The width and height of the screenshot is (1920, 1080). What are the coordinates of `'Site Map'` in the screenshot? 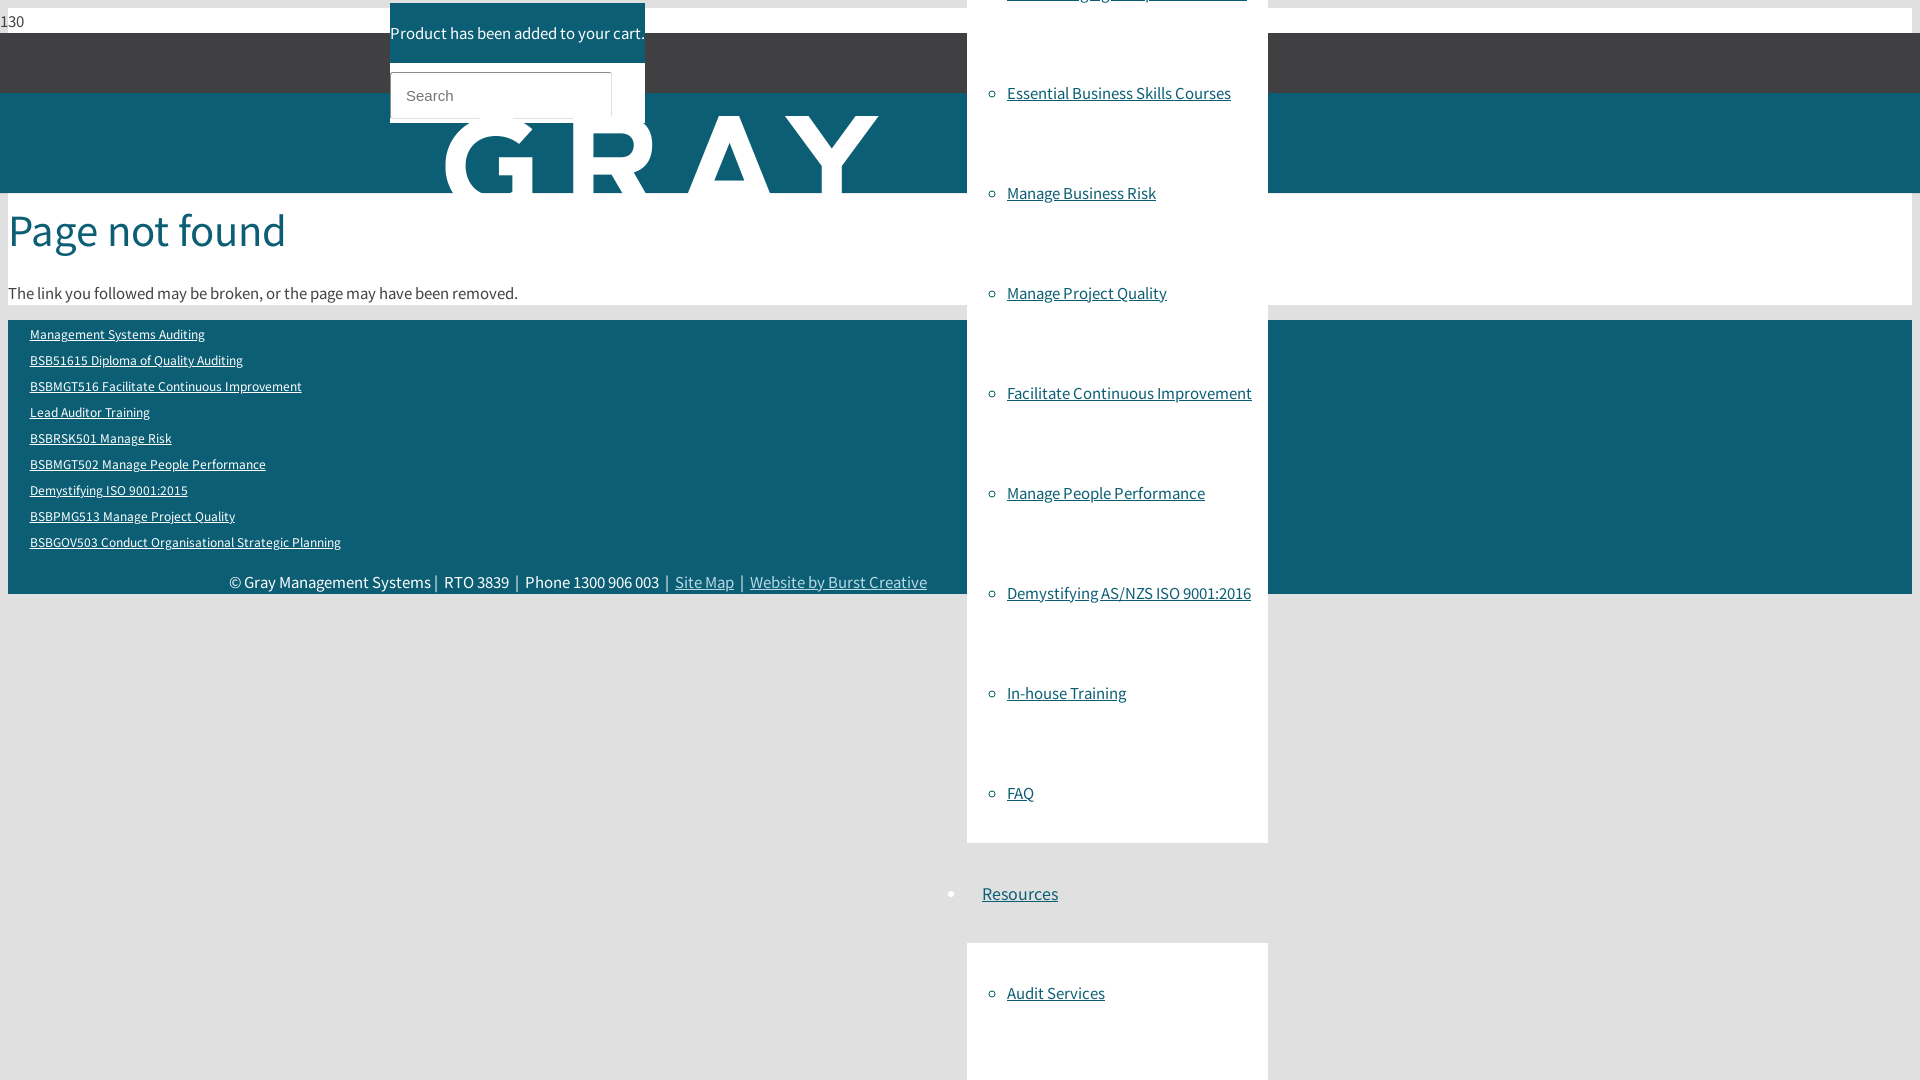 It's located at (675, 581).